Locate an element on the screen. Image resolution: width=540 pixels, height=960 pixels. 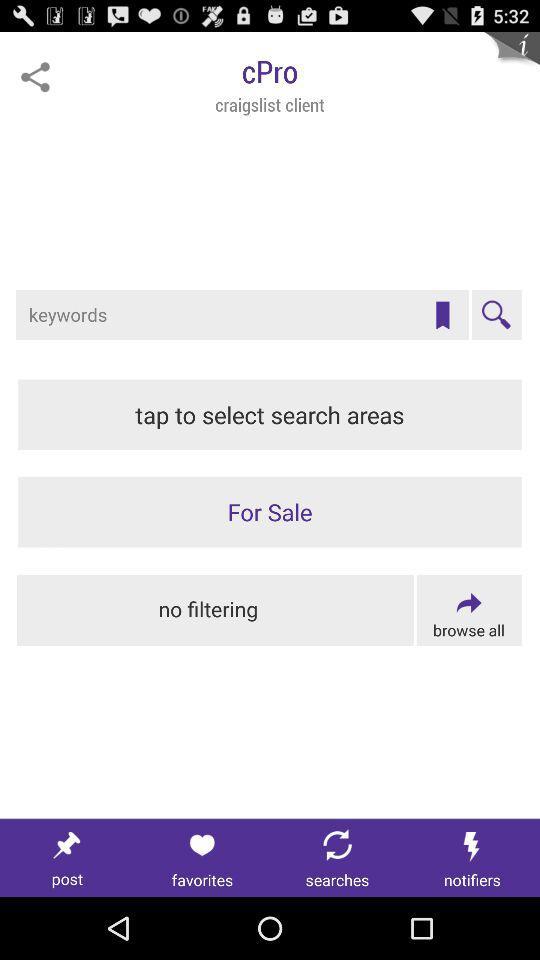
post is located at coordinates (67, 857).